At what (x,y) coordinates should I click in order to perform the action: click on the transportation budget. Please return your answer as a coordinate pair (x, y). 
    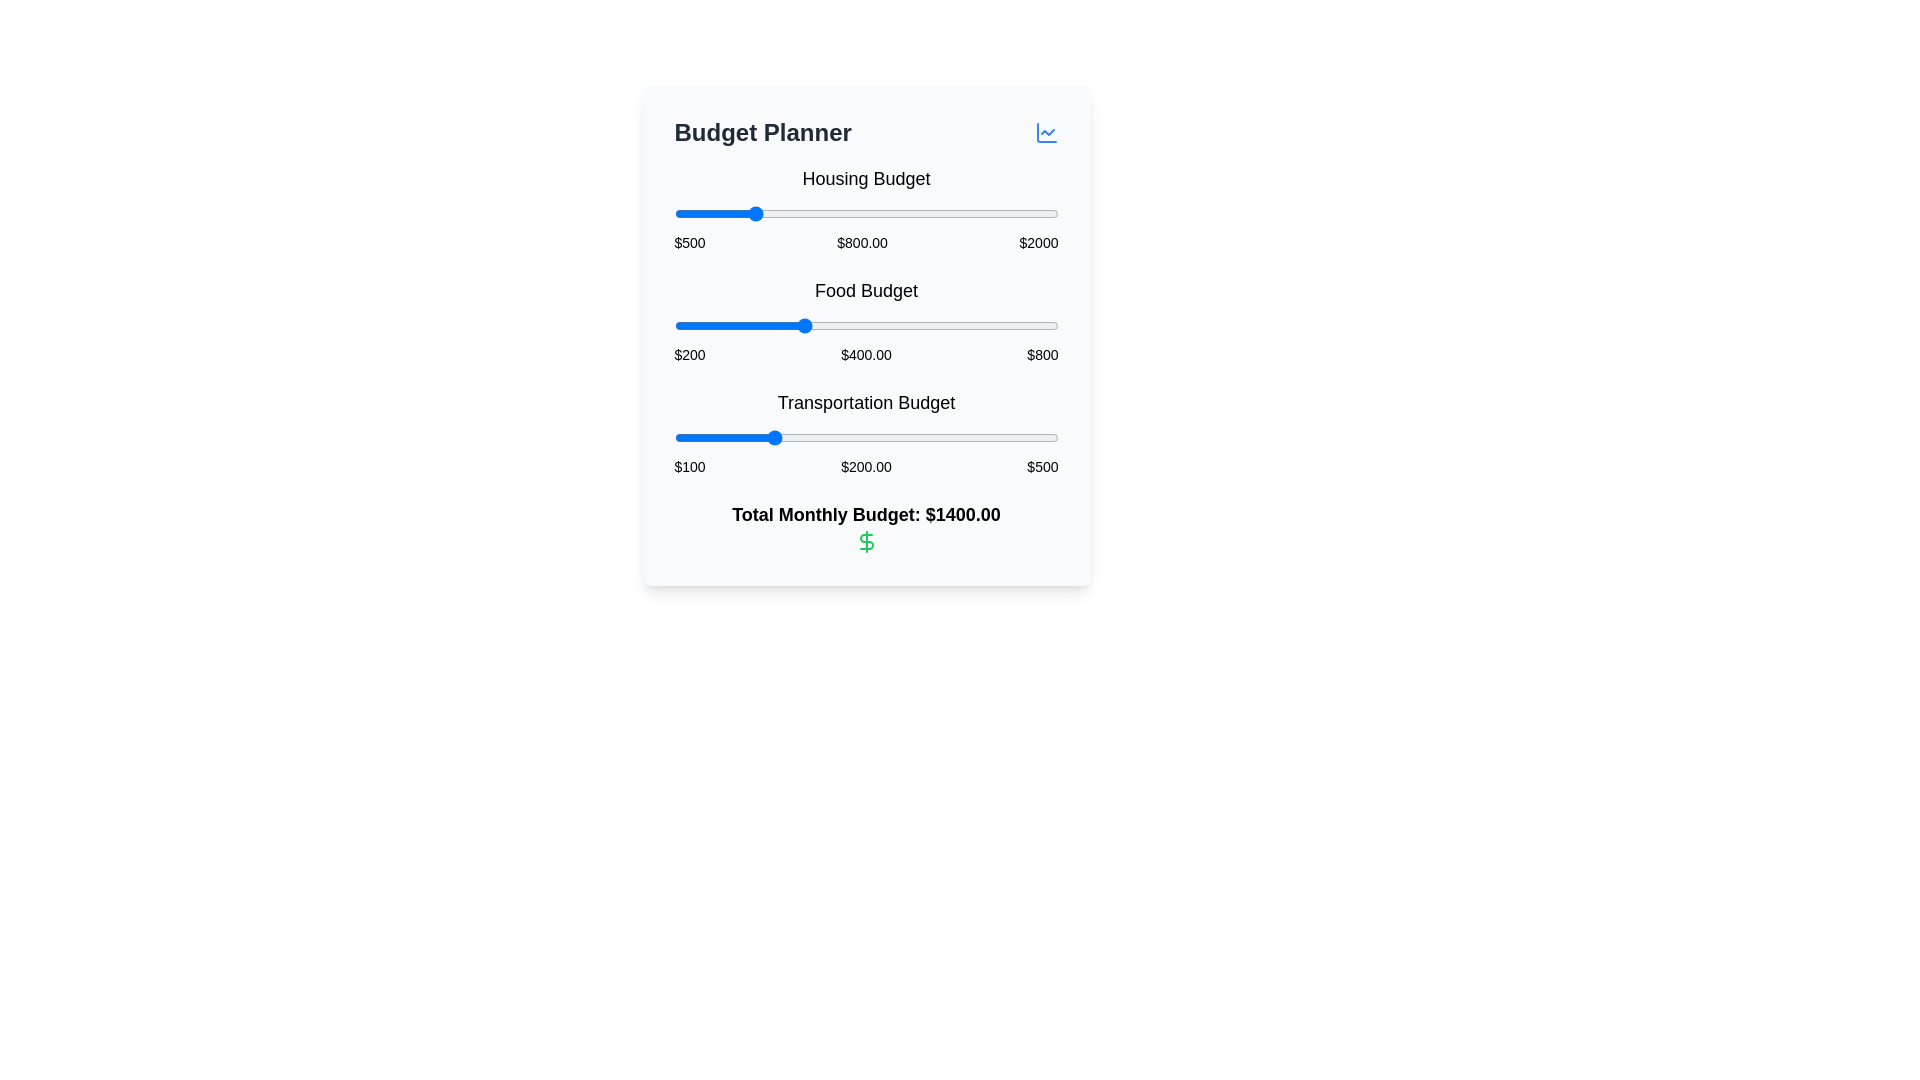
    Looking at the image, I should click on (833, 437).